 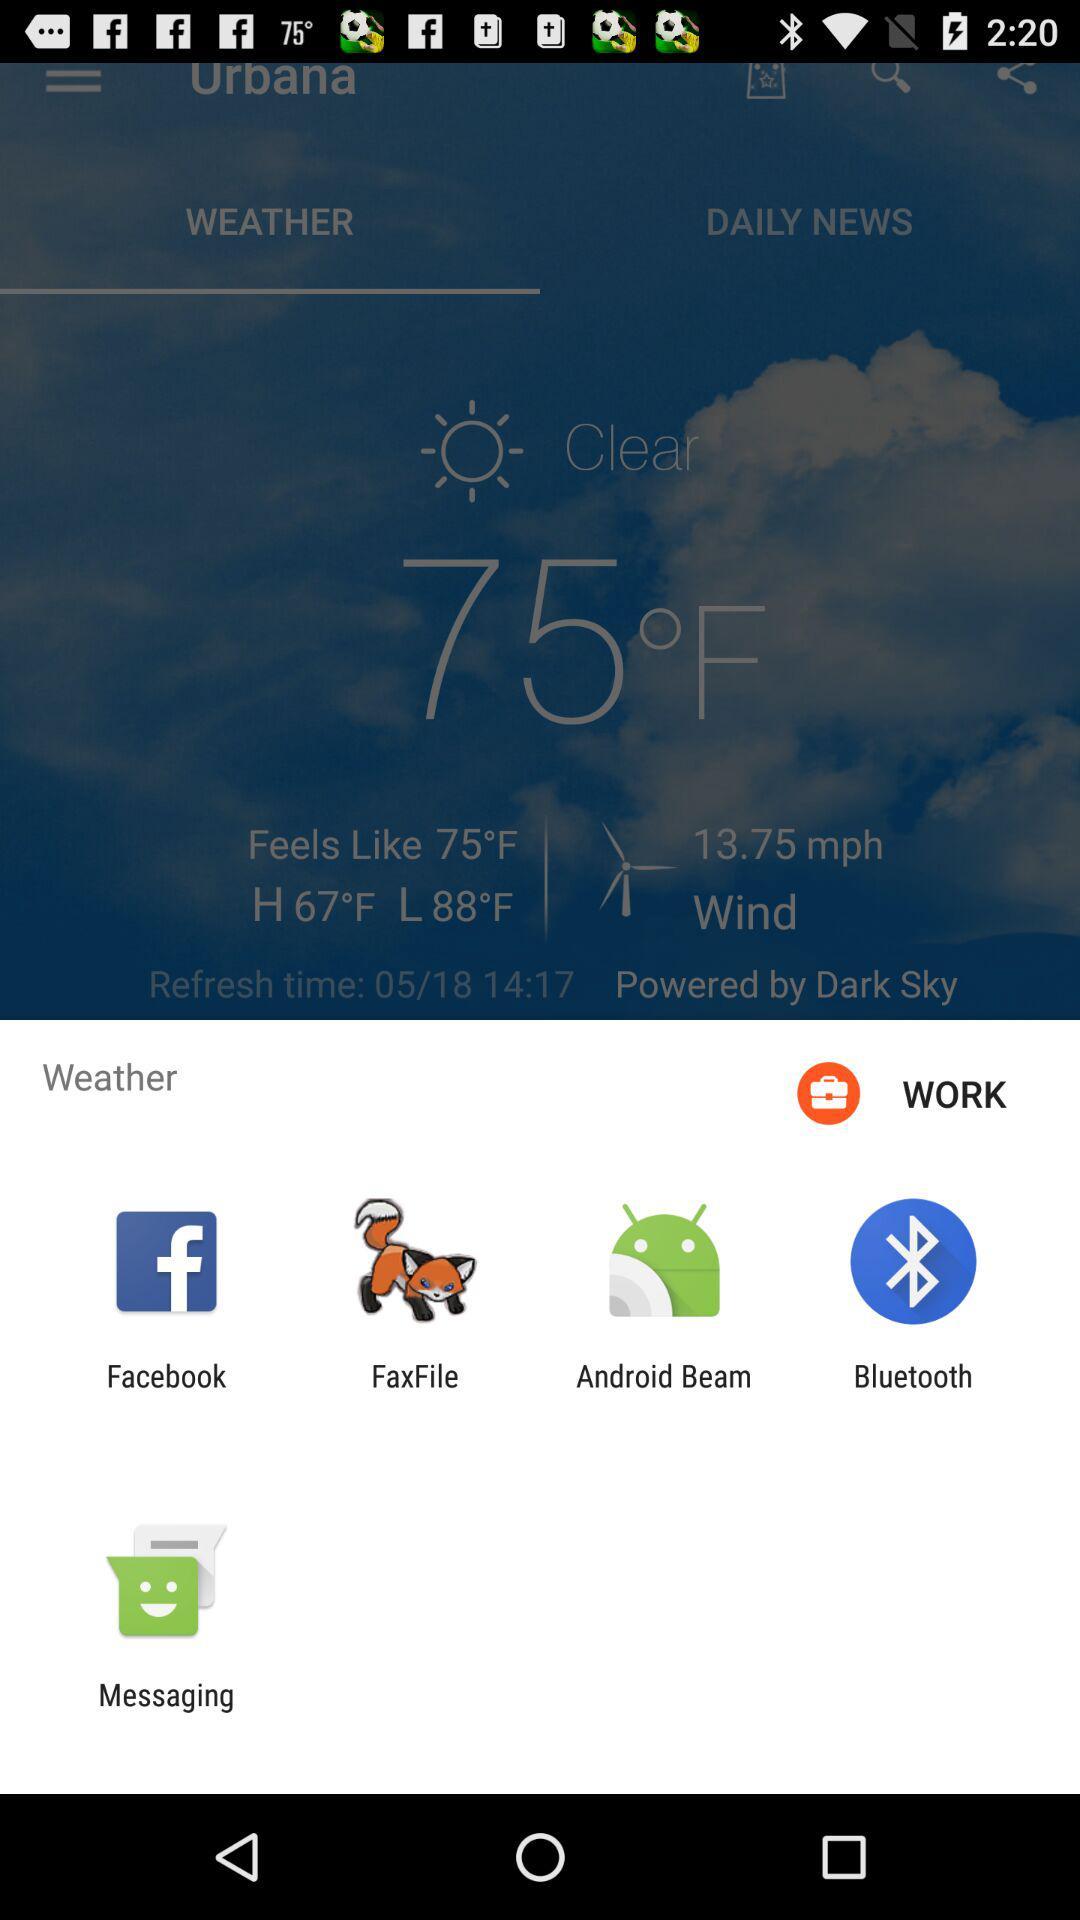 What do you see at coordinates (664, 1392) in the screenshot?
I see `android beam app` at bounding box center [664, 1392].